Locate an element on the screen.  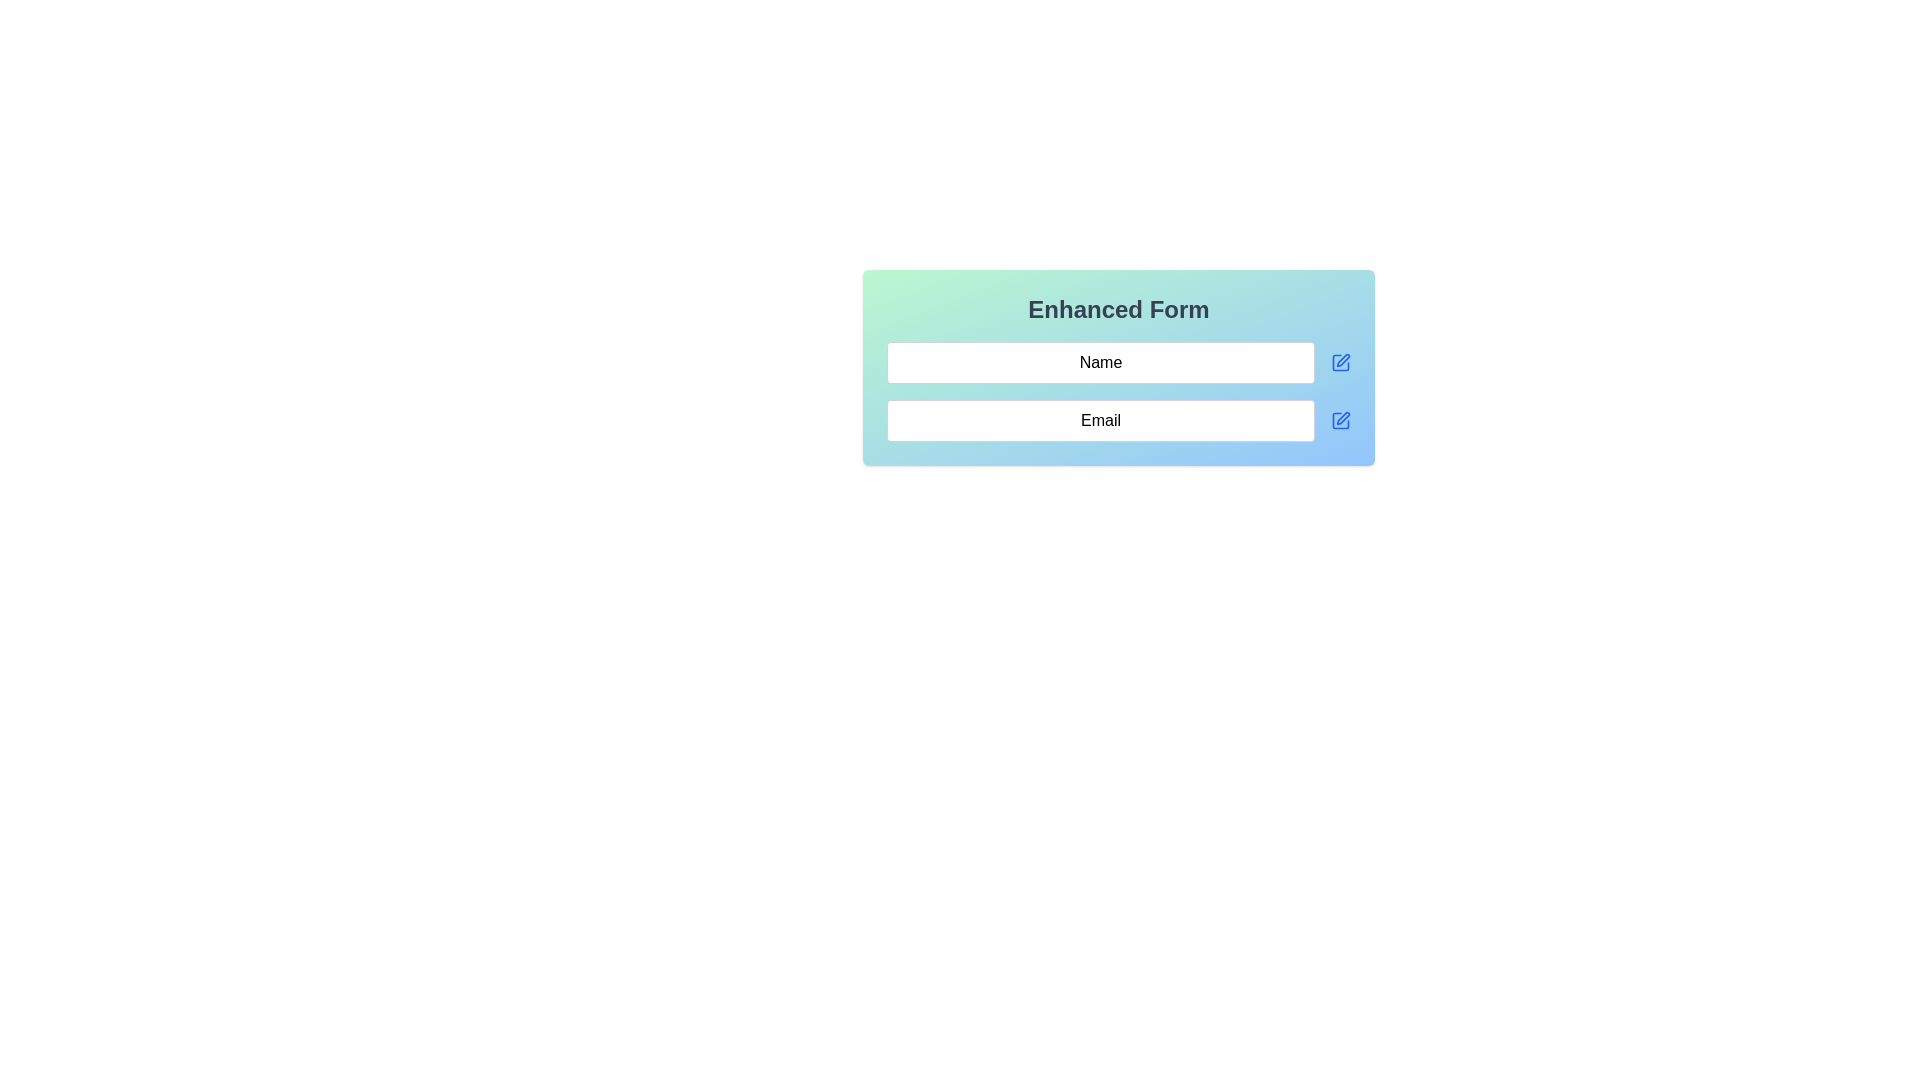
the second icon button resembling a pen or pencil located at the right side of the email input field in the 'Enhanced Form' is located at coordinates (1343, 417).